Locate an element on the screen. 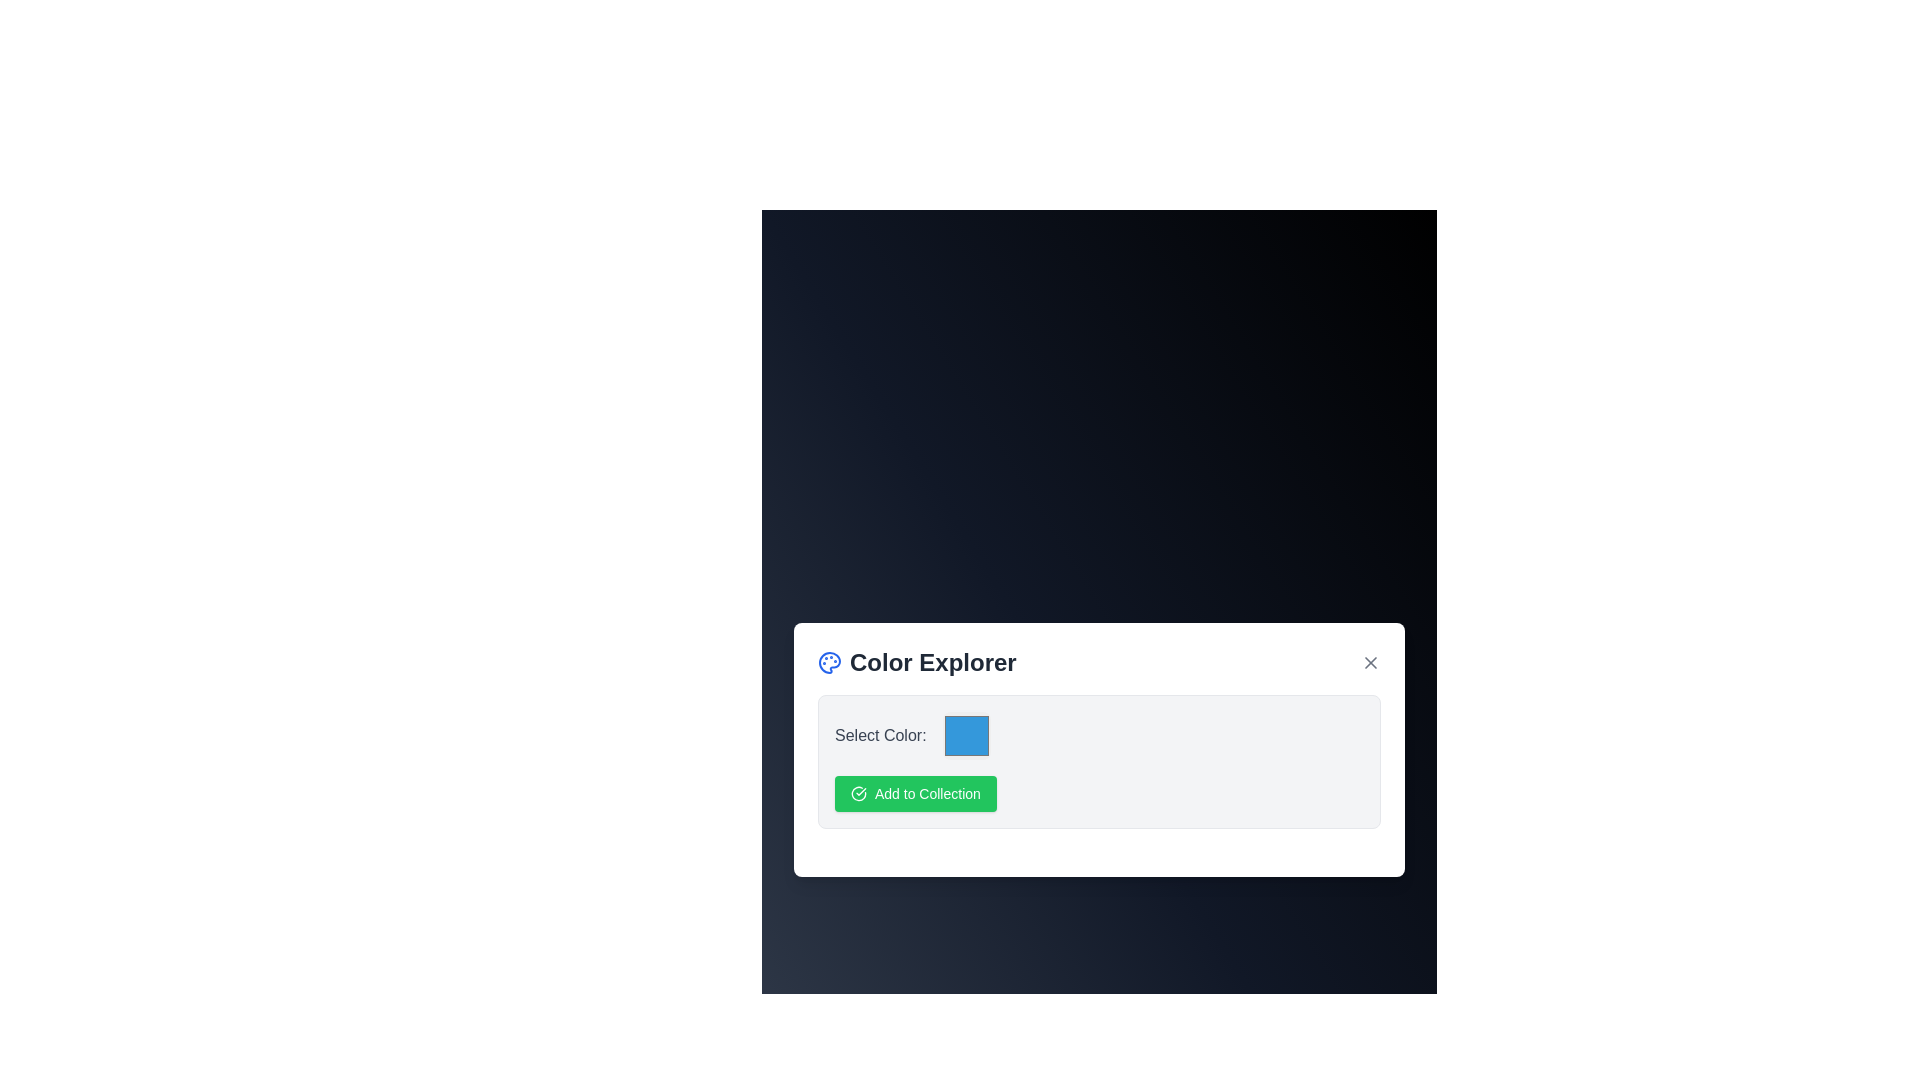  the close button in the top-right corner of the 'Color Explorer' section to change its color is located at coordinates (1370, 663).